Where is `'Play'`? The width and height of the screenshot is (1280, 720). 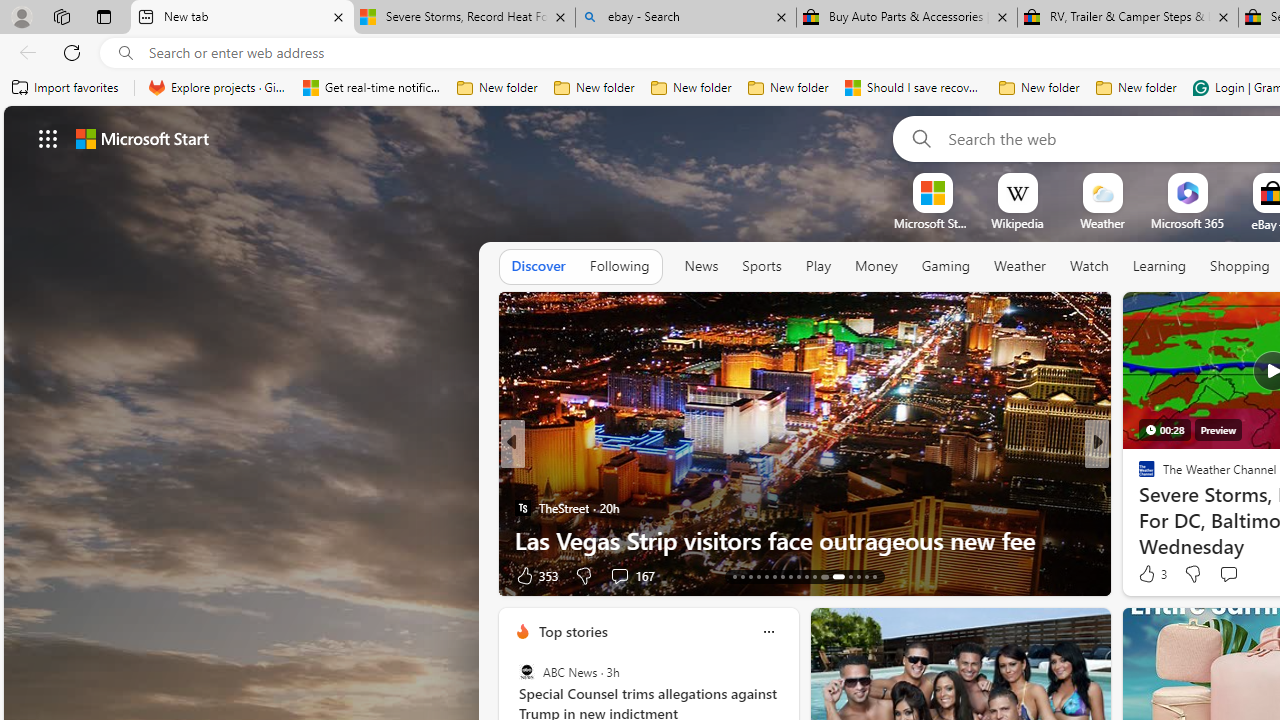
'Play' is located at coordinates (818, 266).